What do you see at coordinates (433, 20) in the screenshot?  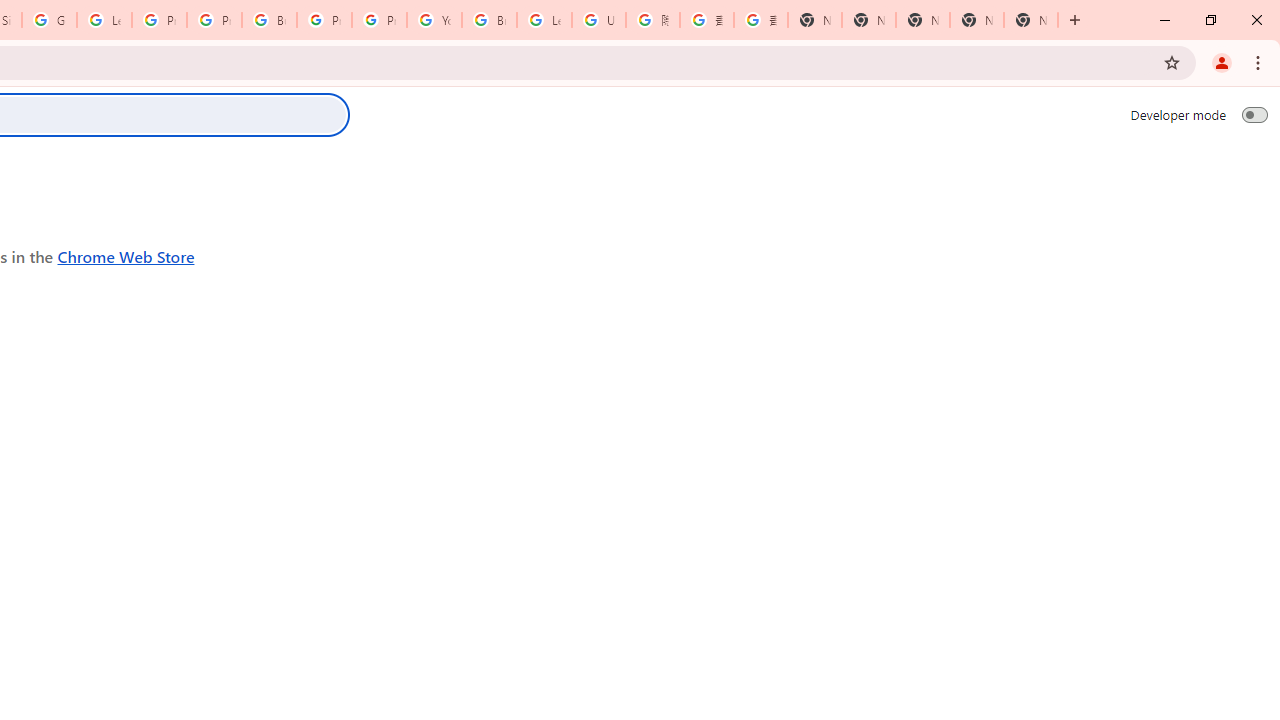 I see `'YouTube'` at bounding box center [433, 20].